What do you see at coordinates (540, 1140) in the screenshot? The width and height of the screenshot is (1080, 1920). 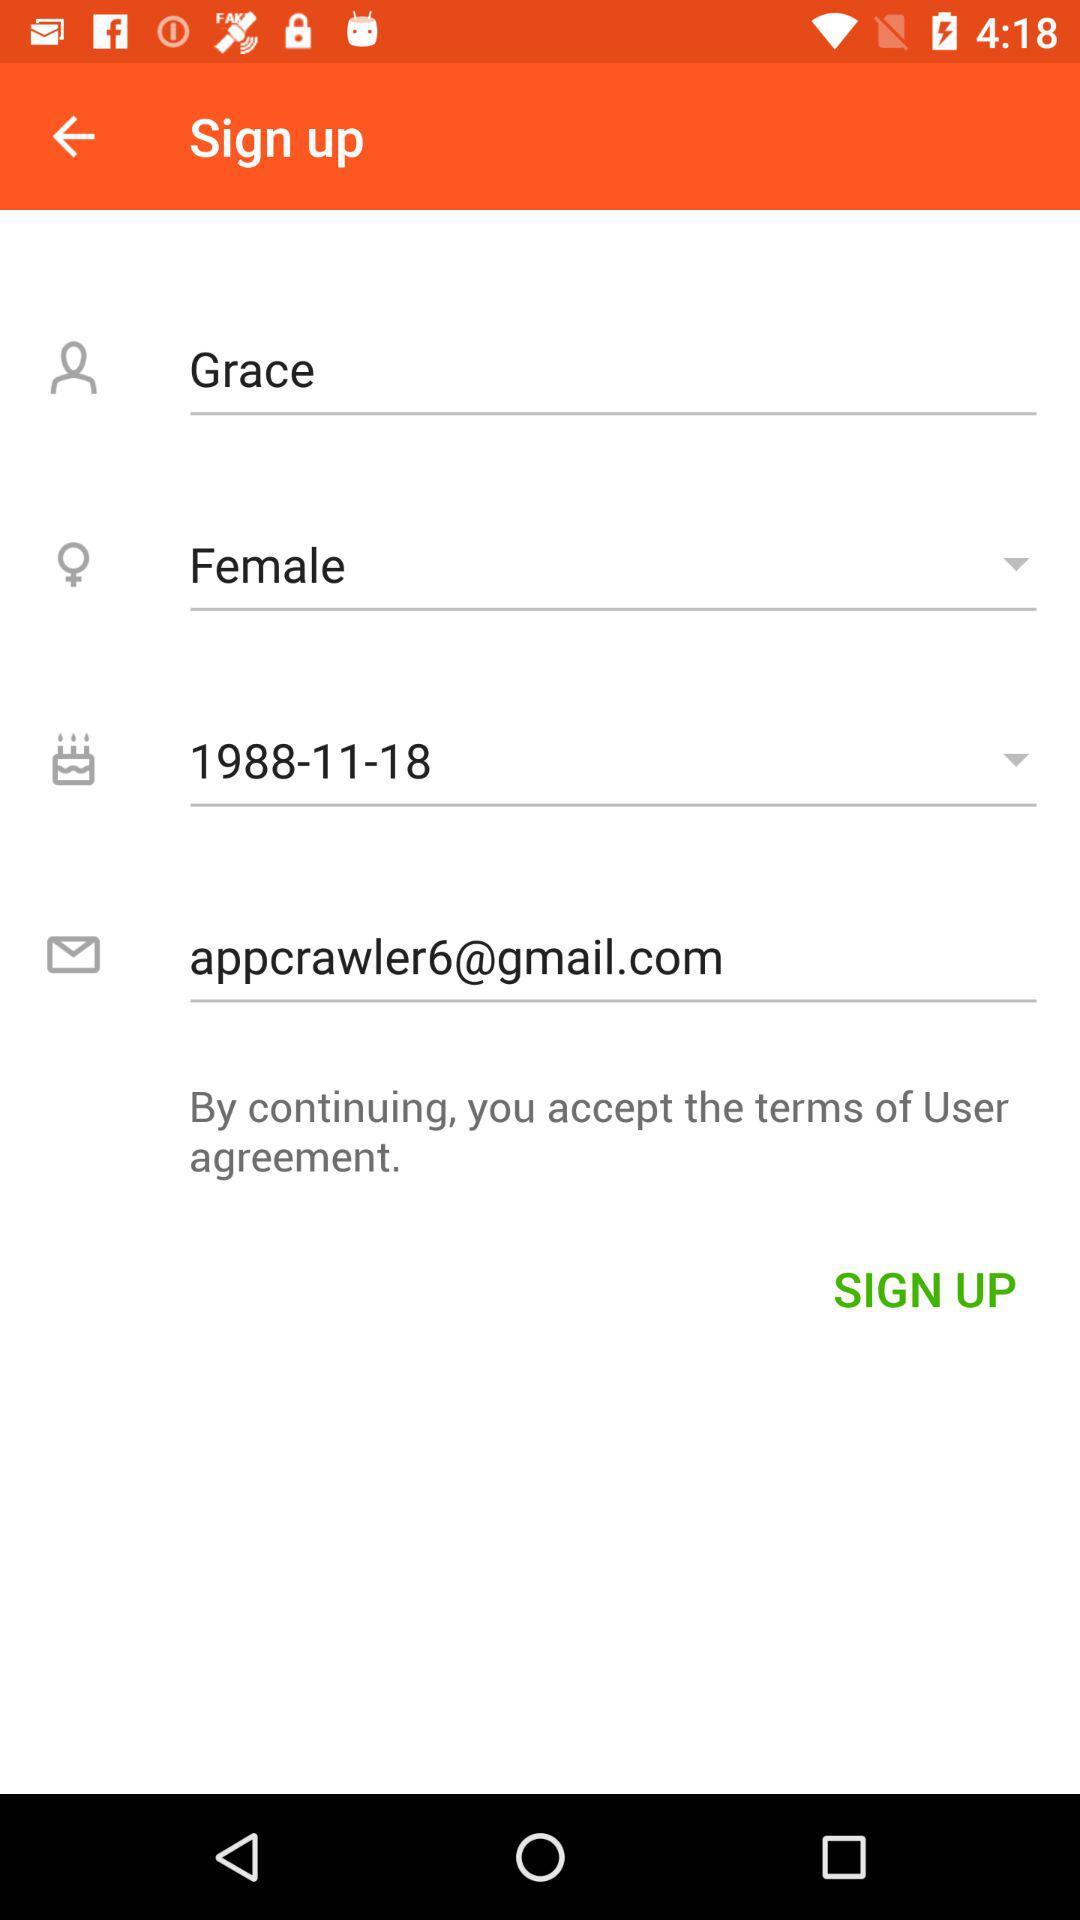 I see `icon above sign up item` at bounding box center [540, 1140].